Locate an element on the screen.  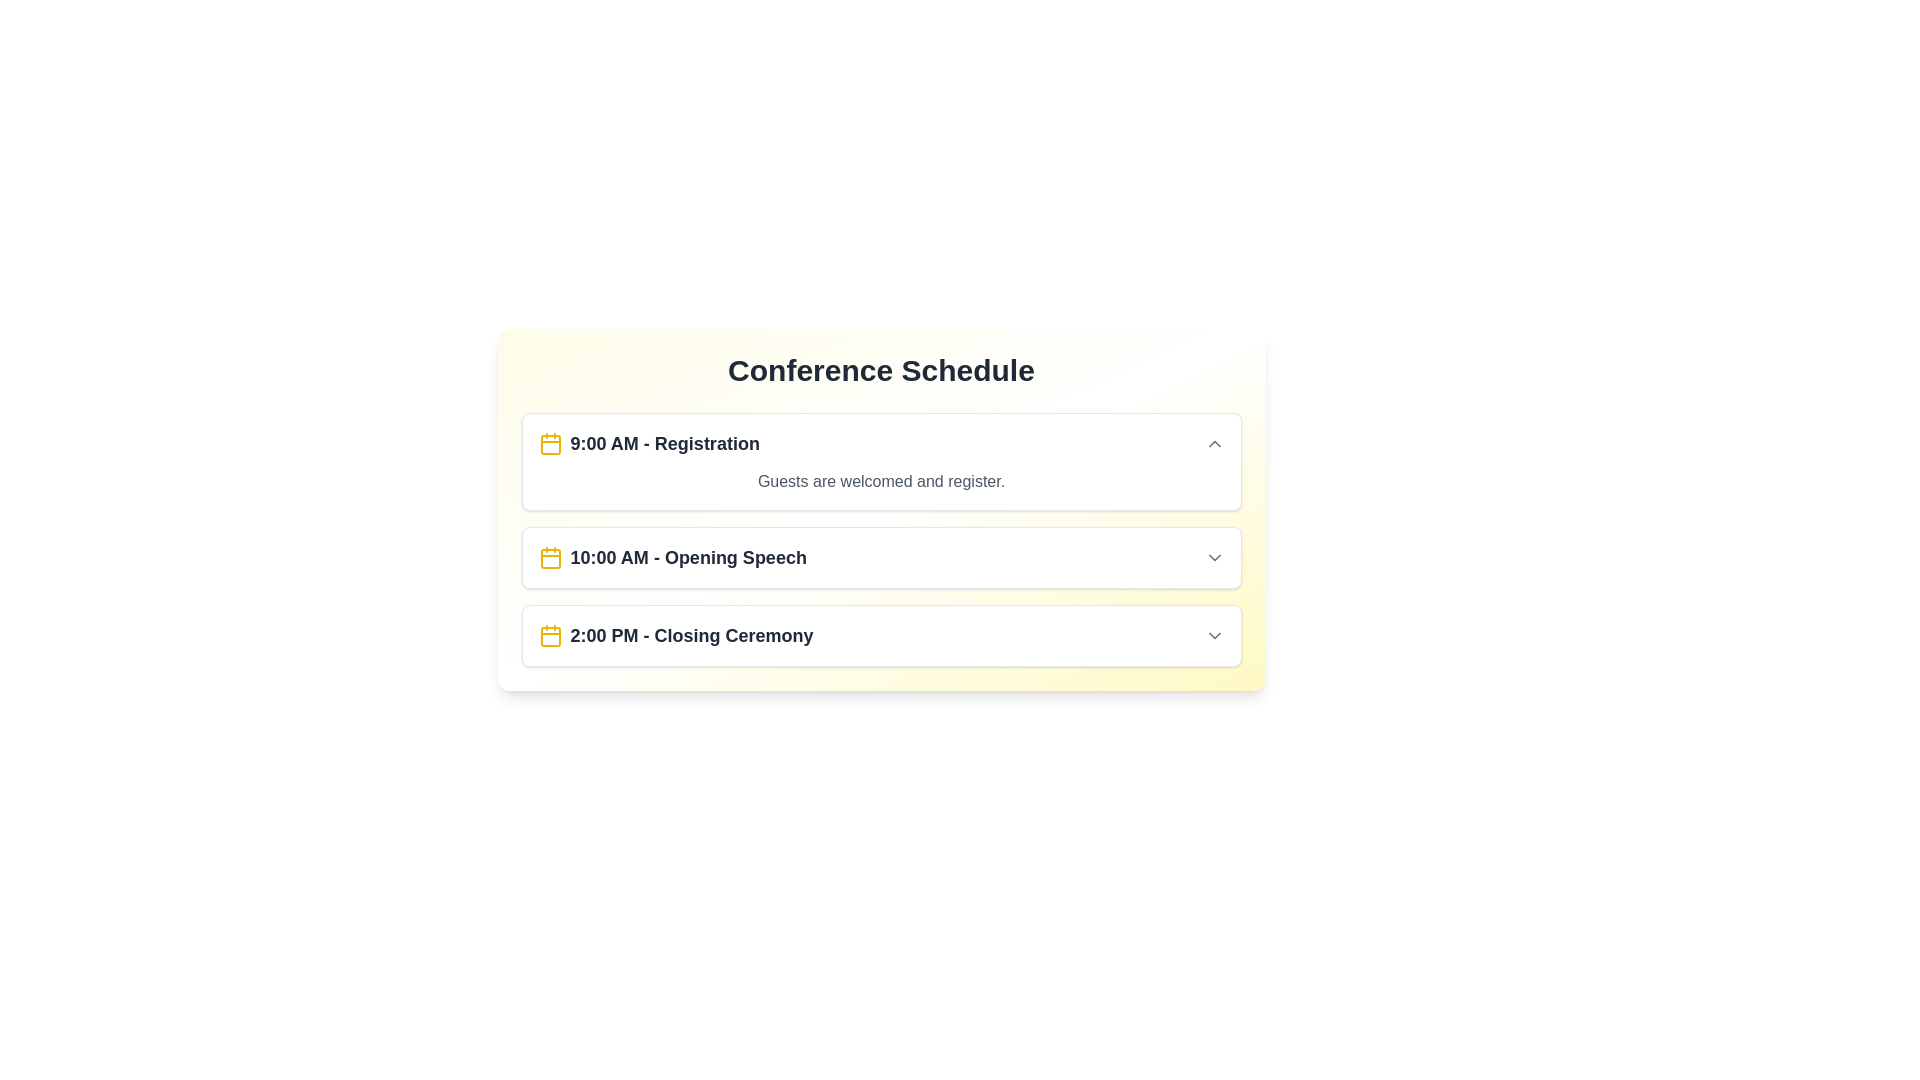
the interactive control button for collapsing or expanding the '9:00 AM - Registration' section in the schedule interface is located at coordinates (1213, 442).